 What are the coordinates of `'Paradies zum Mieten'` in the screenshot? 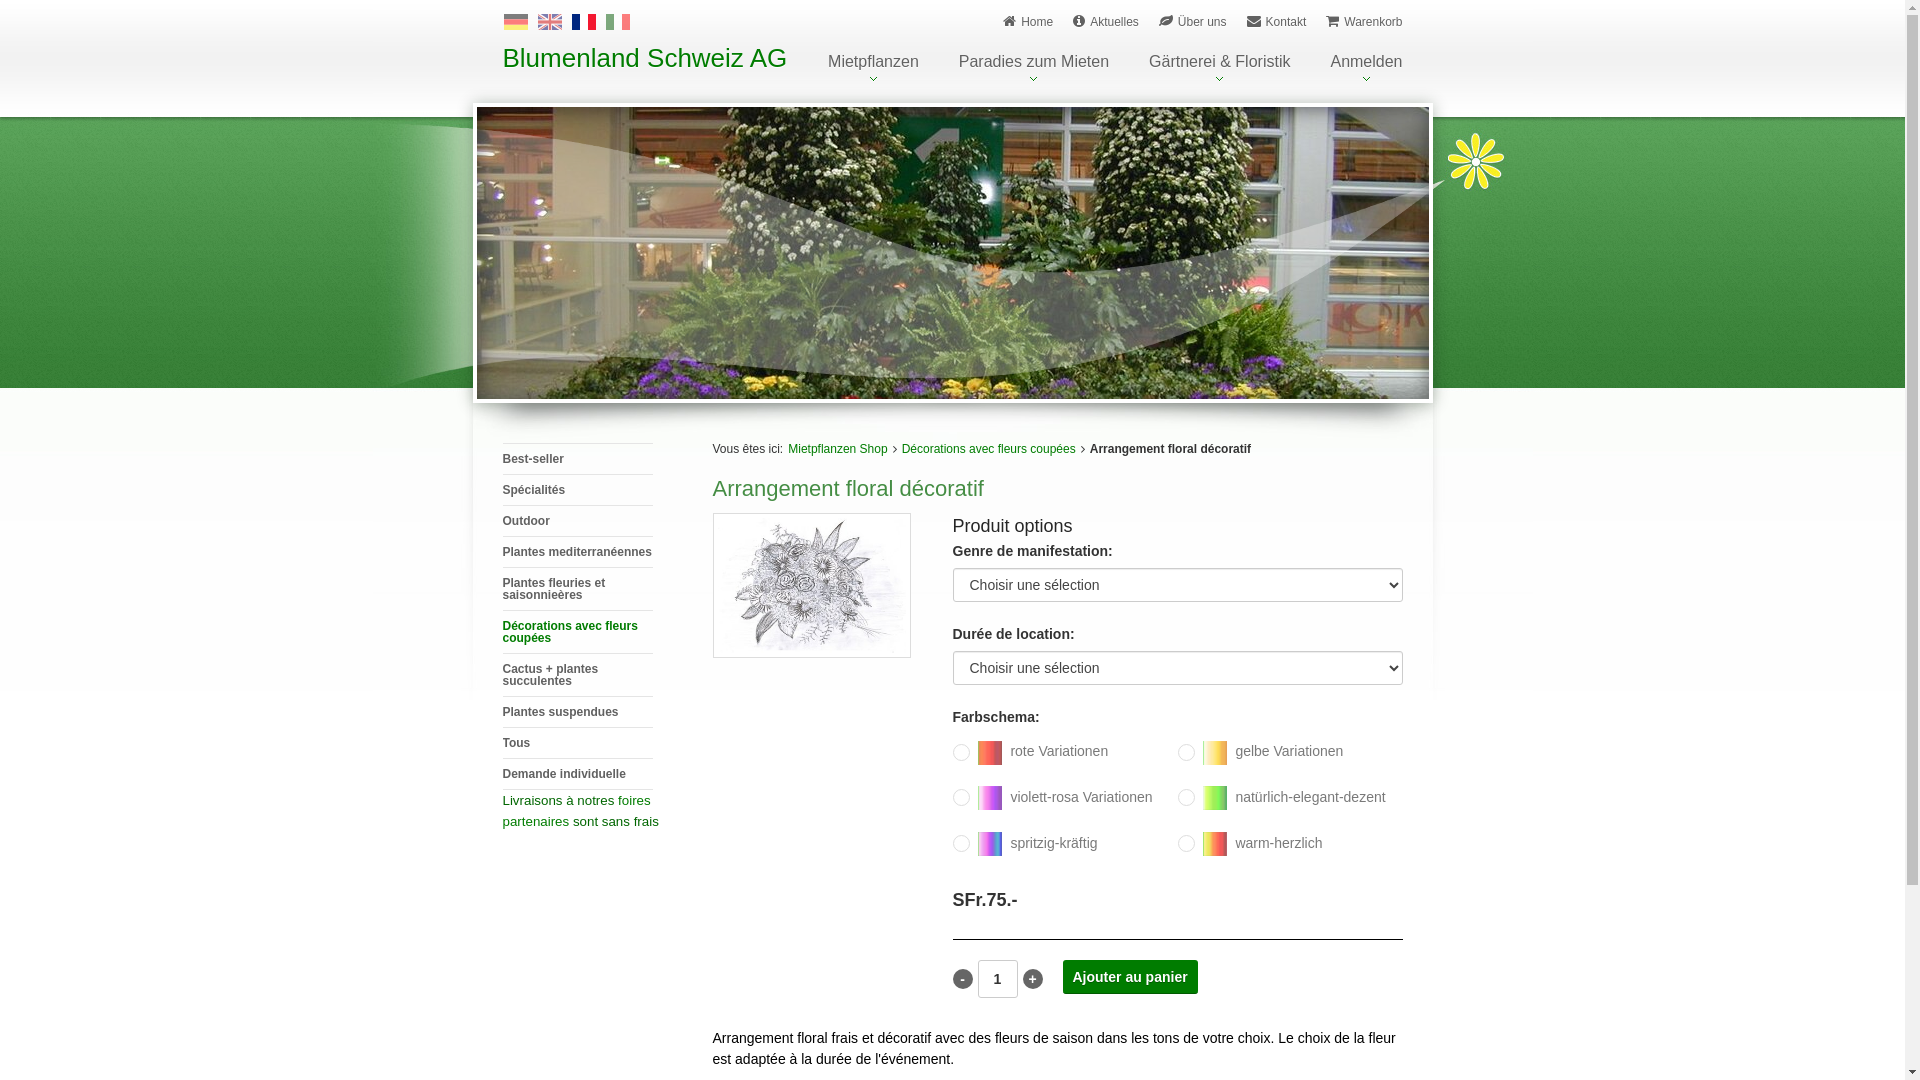 It's located at (1033, 67).